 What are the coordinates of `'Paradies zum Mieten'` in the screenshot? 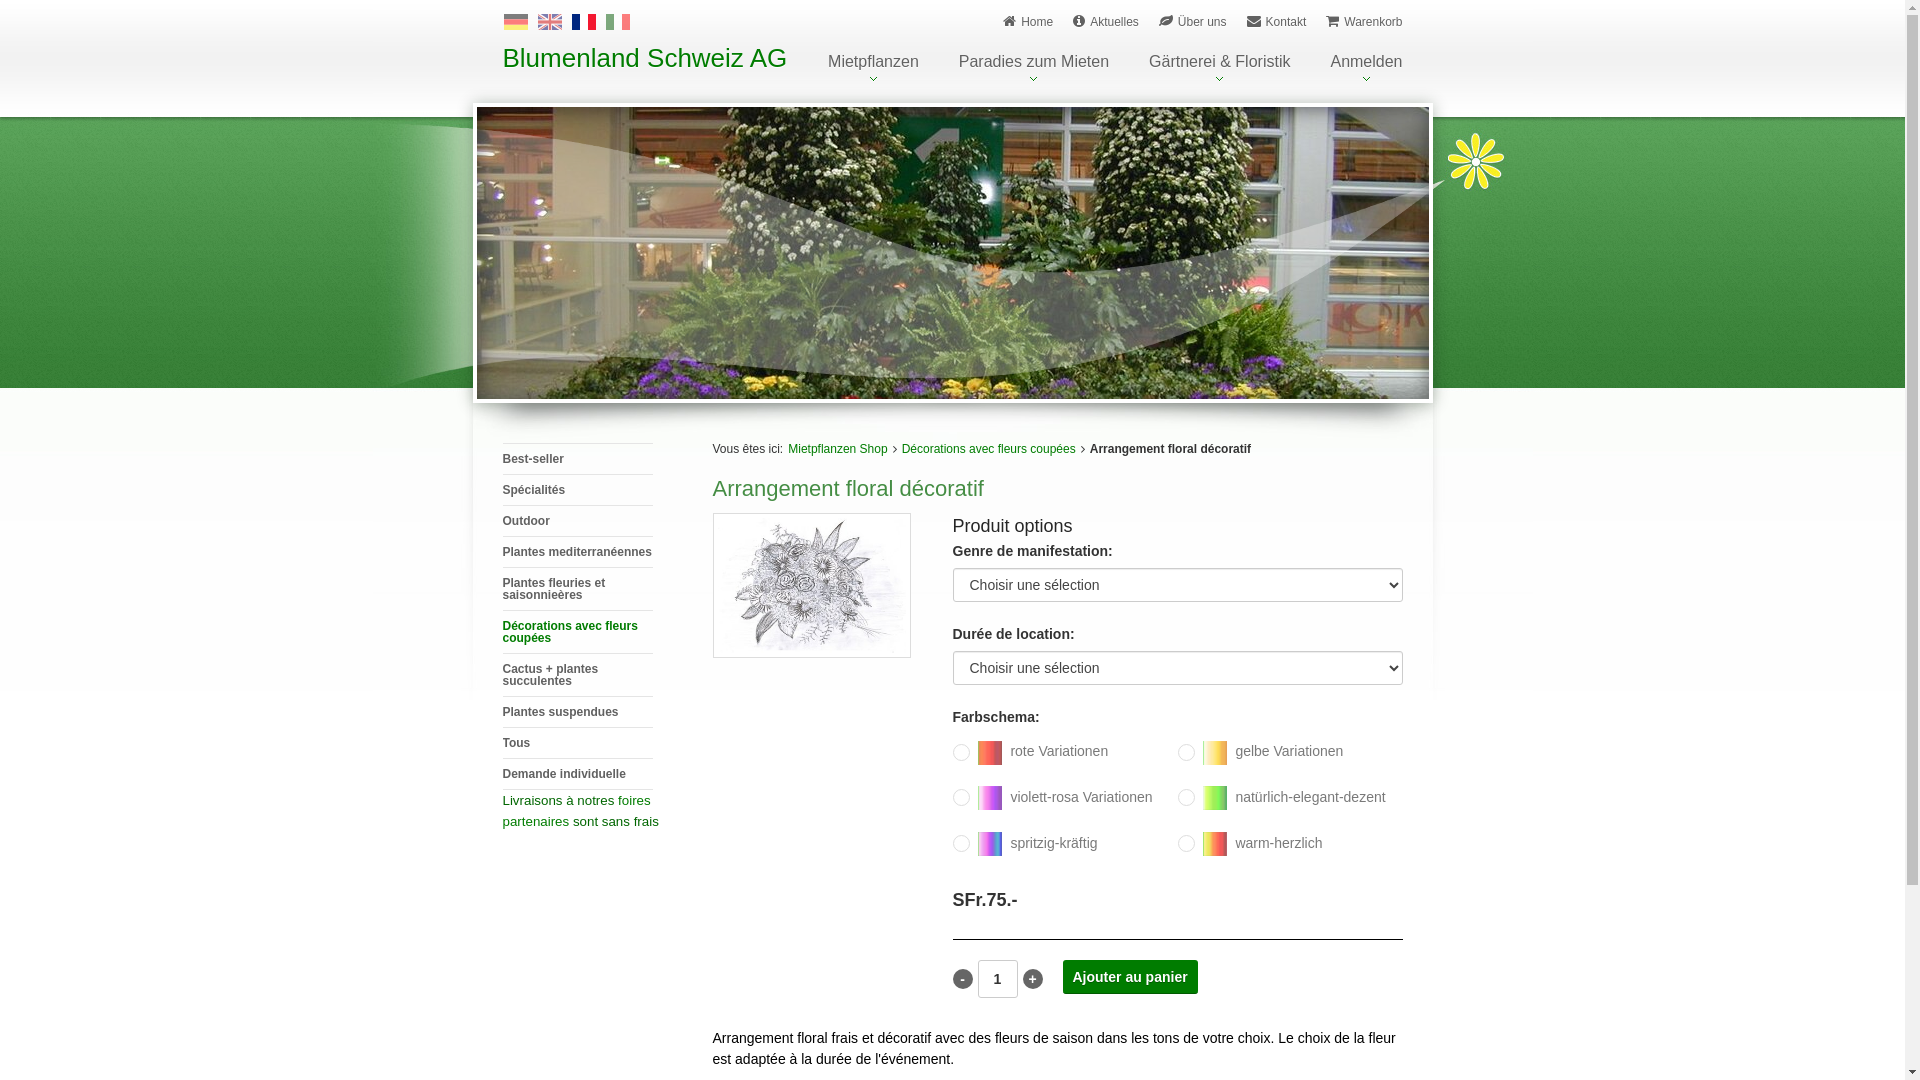 It's located at (1033, 67).